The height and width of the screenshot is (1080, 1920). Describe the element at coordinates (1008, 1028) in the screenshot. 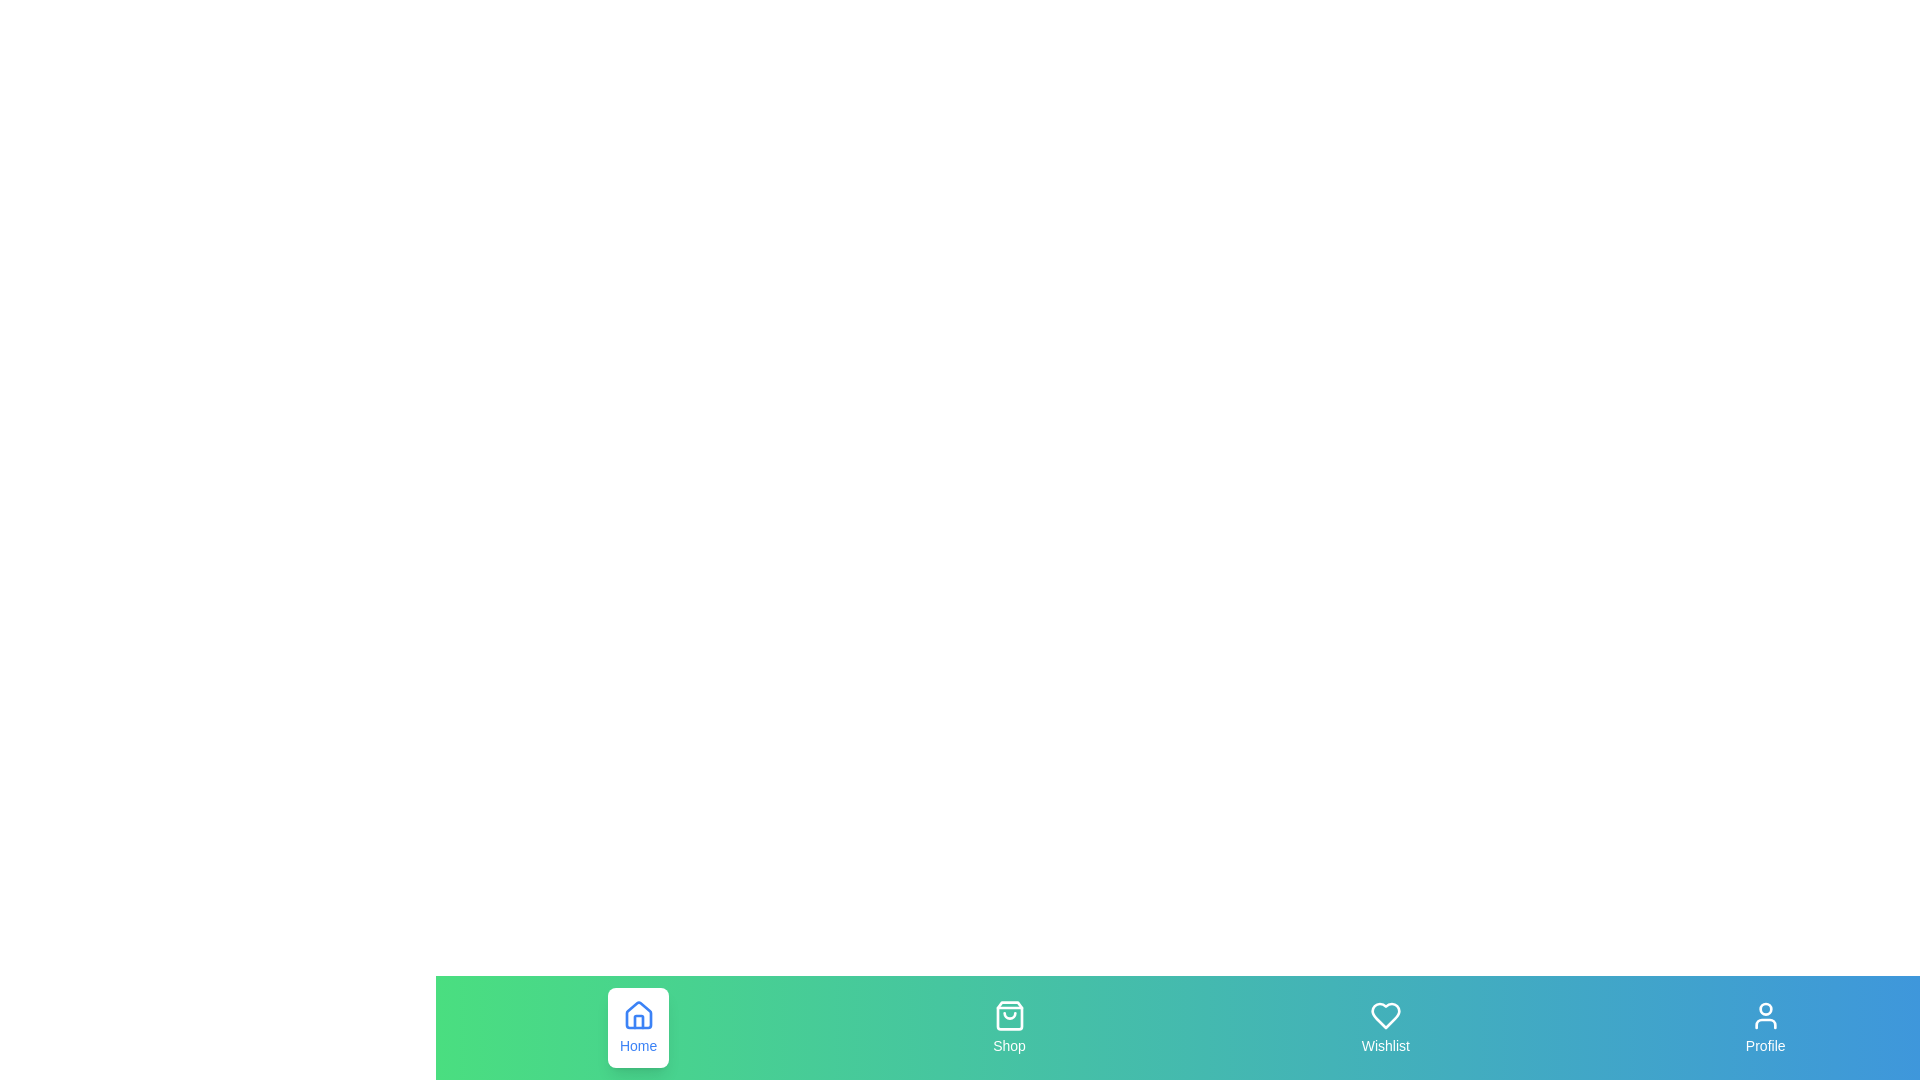

I see `the Shop tab in the bottom navigation` at that location.